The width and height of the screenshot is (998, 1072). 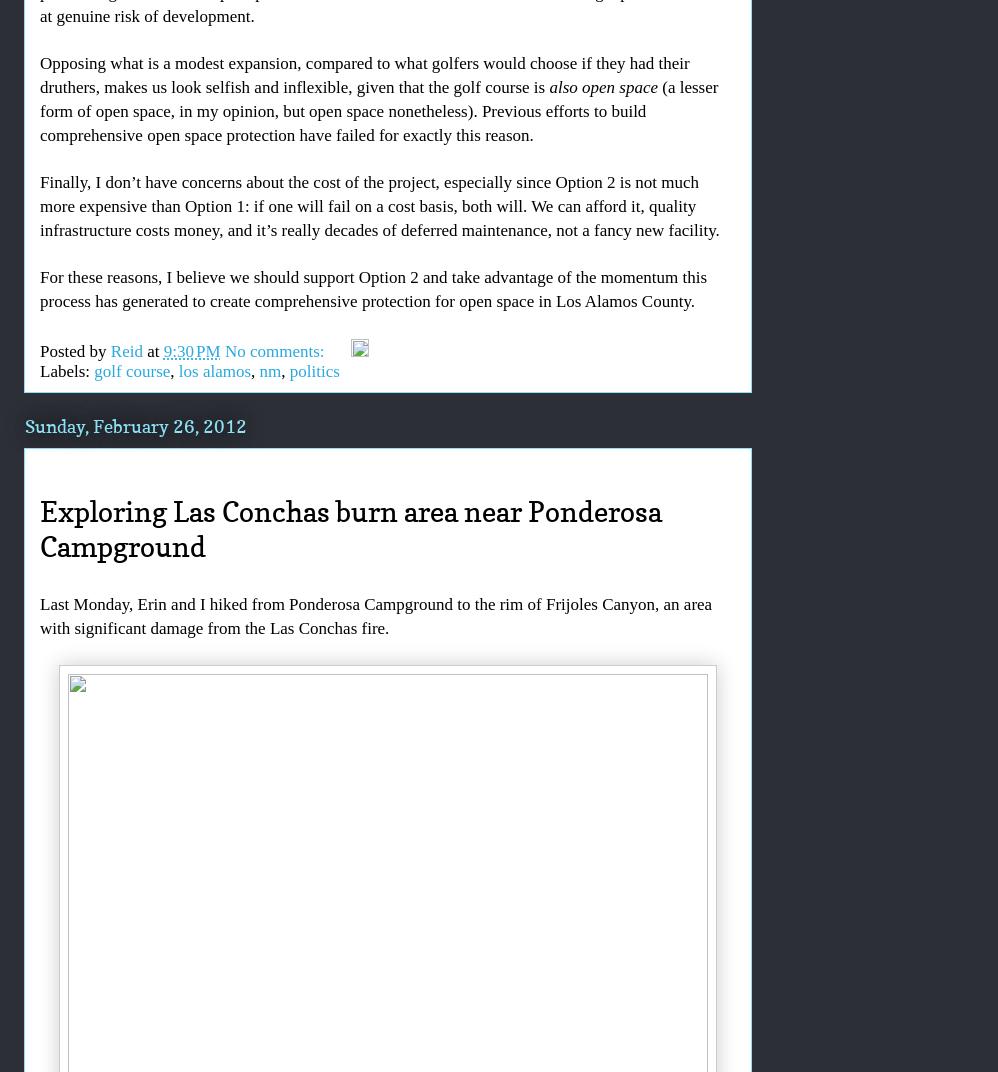 I want to click on 'Last Monday, Erin and I hiked from Ponderosa Campground to the rim of Frijoles Canyon, an area with significant damage from the Las Conchas fire.', so click(x=375, y=616).